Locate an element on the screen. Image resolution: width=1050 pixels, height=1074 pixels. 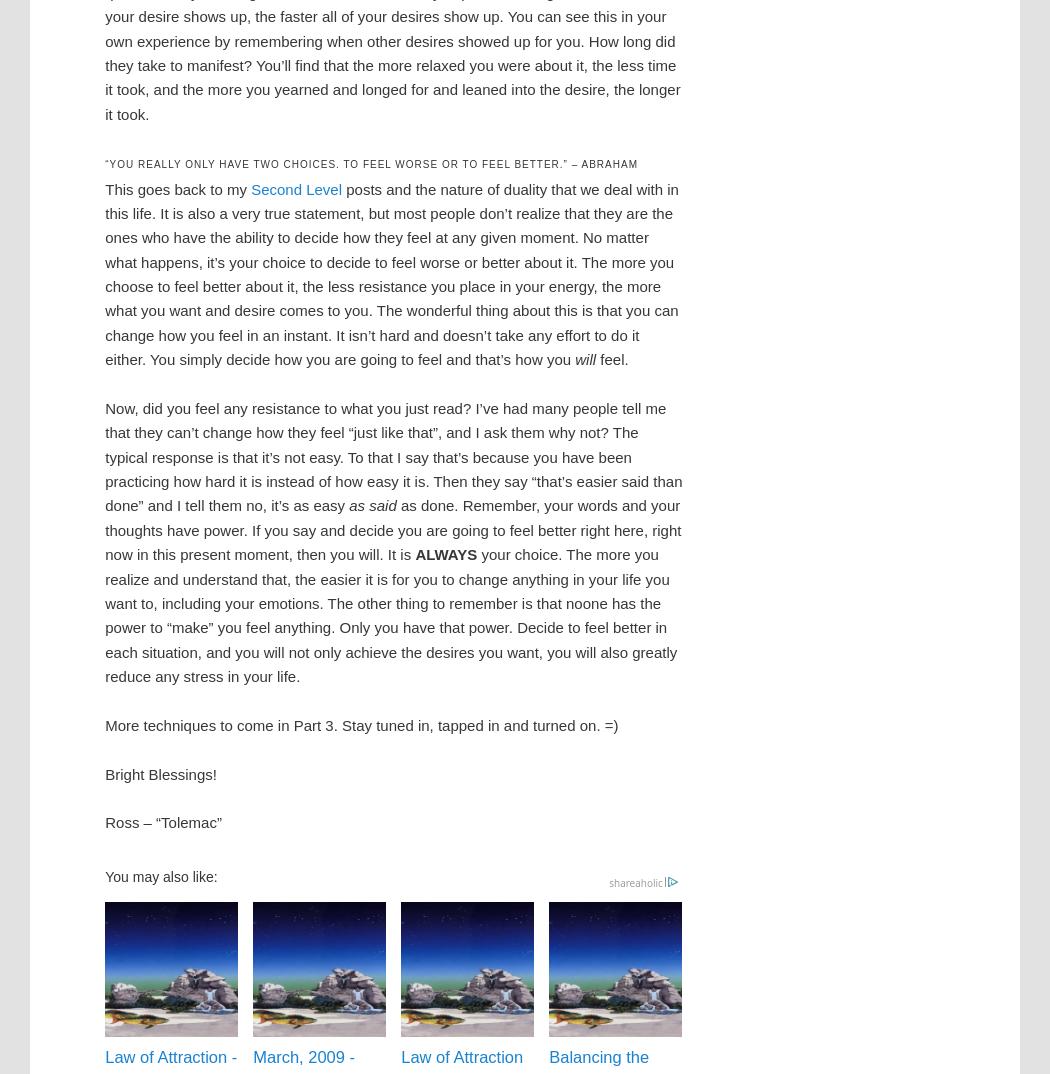
'Second Level' is located at coordinates (295, 188).